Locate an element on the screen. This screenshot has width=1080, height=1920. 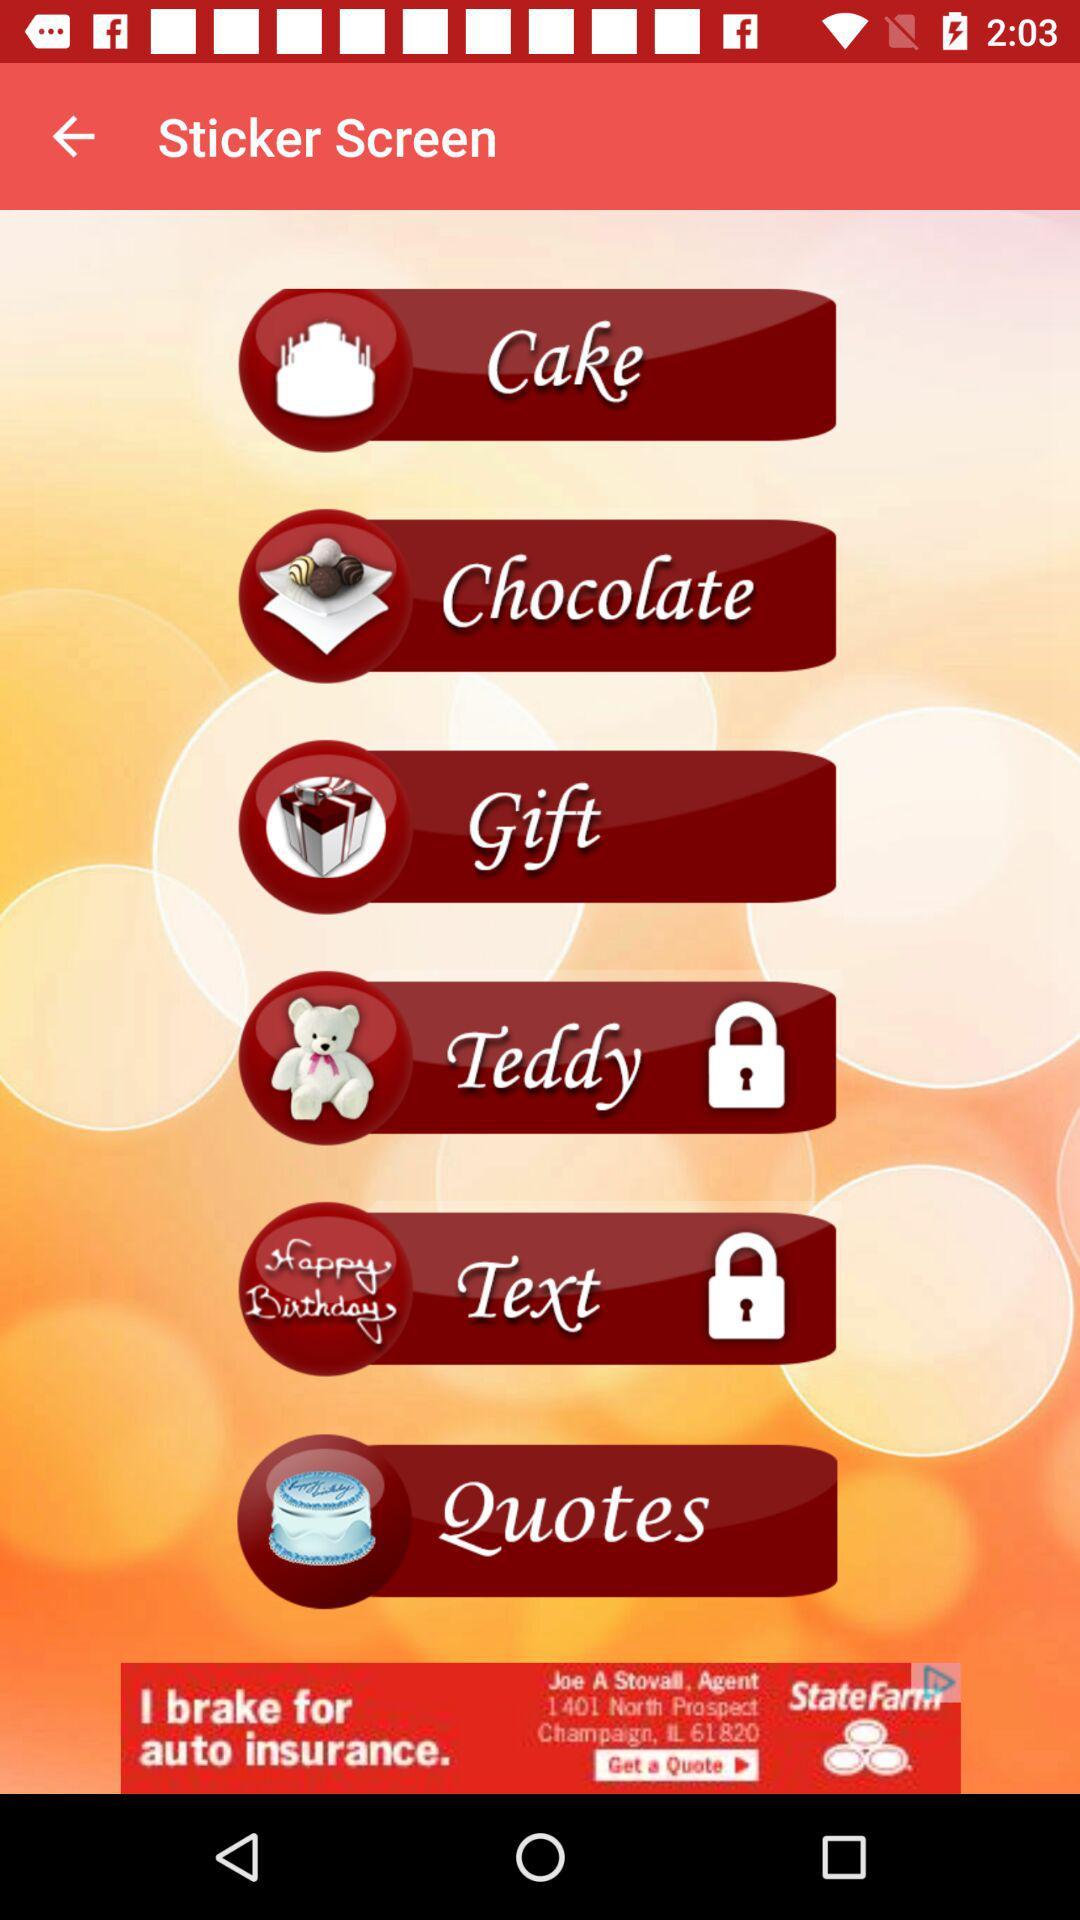
advertisement link is located at coordinates (540, 1727).